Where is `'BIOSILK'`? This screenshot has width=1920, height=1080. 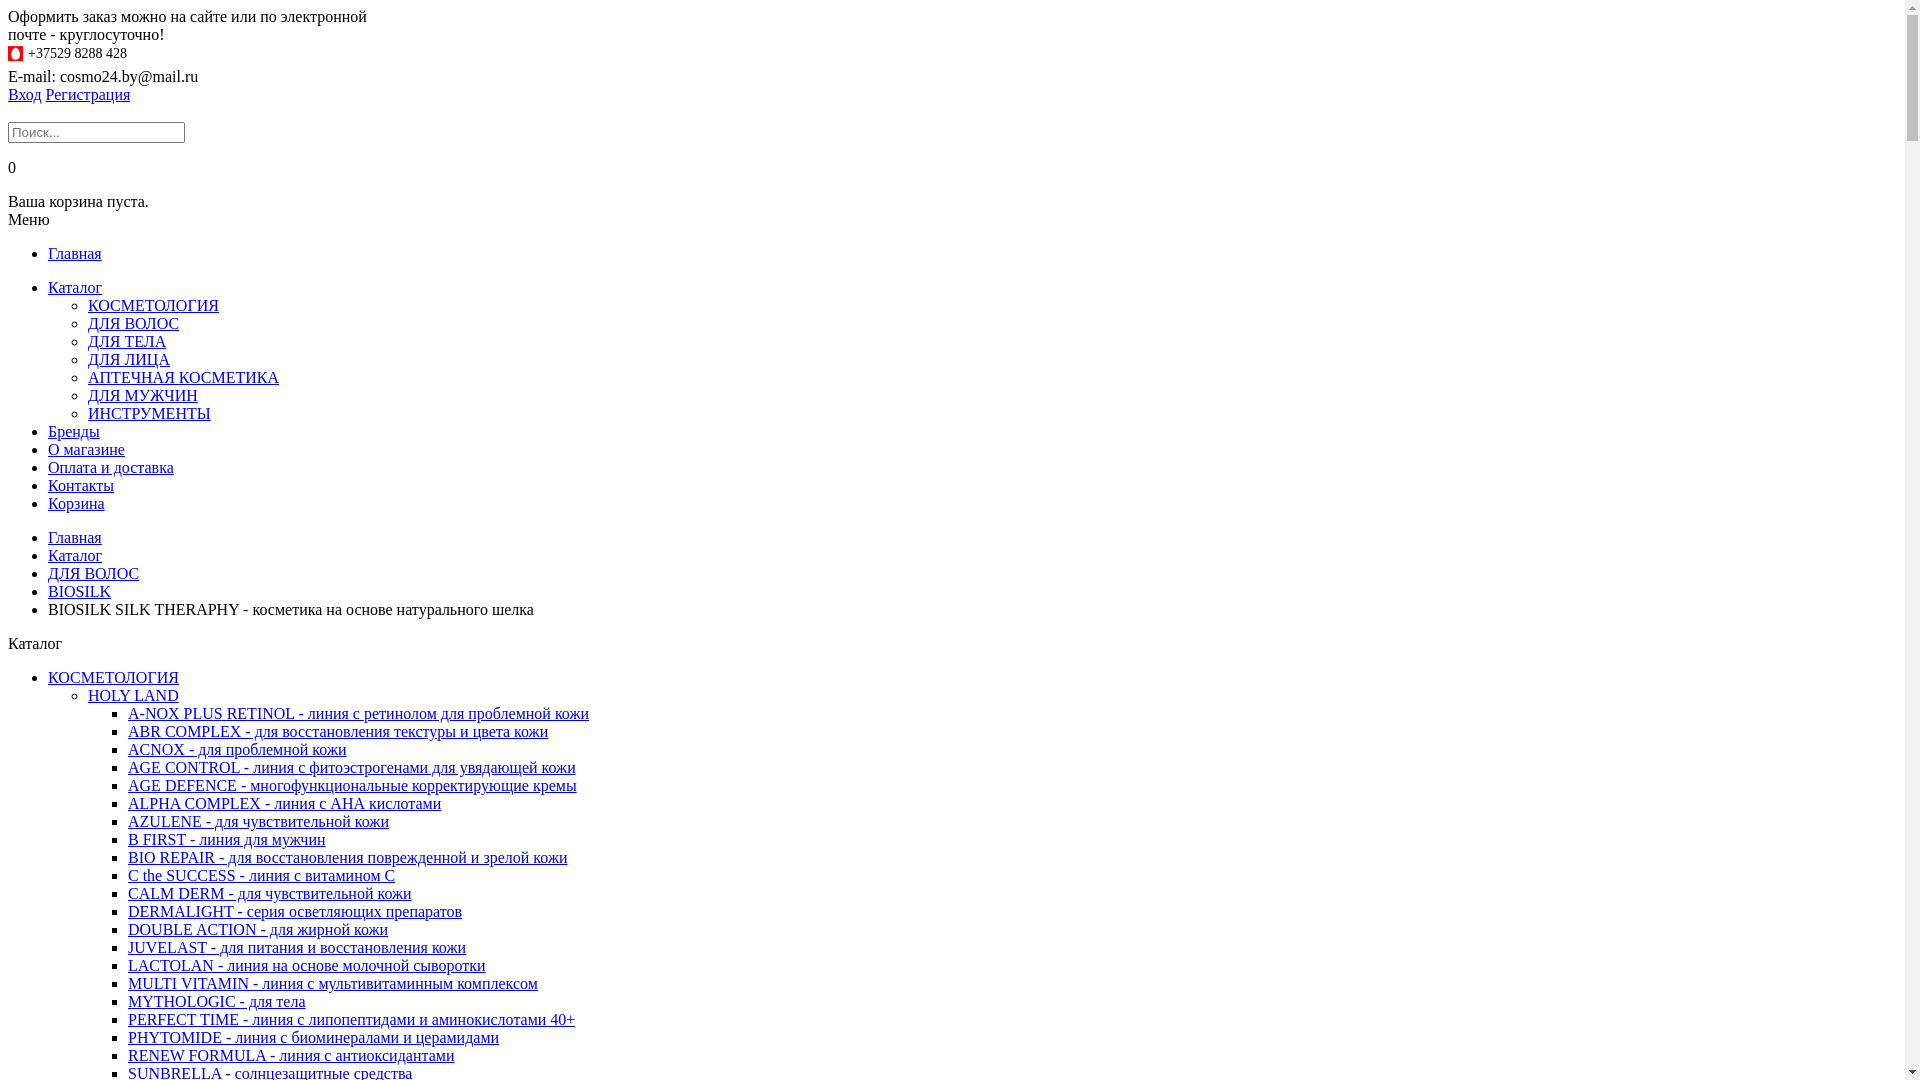
'BIOSILK' is located at coordinates (79, 590).